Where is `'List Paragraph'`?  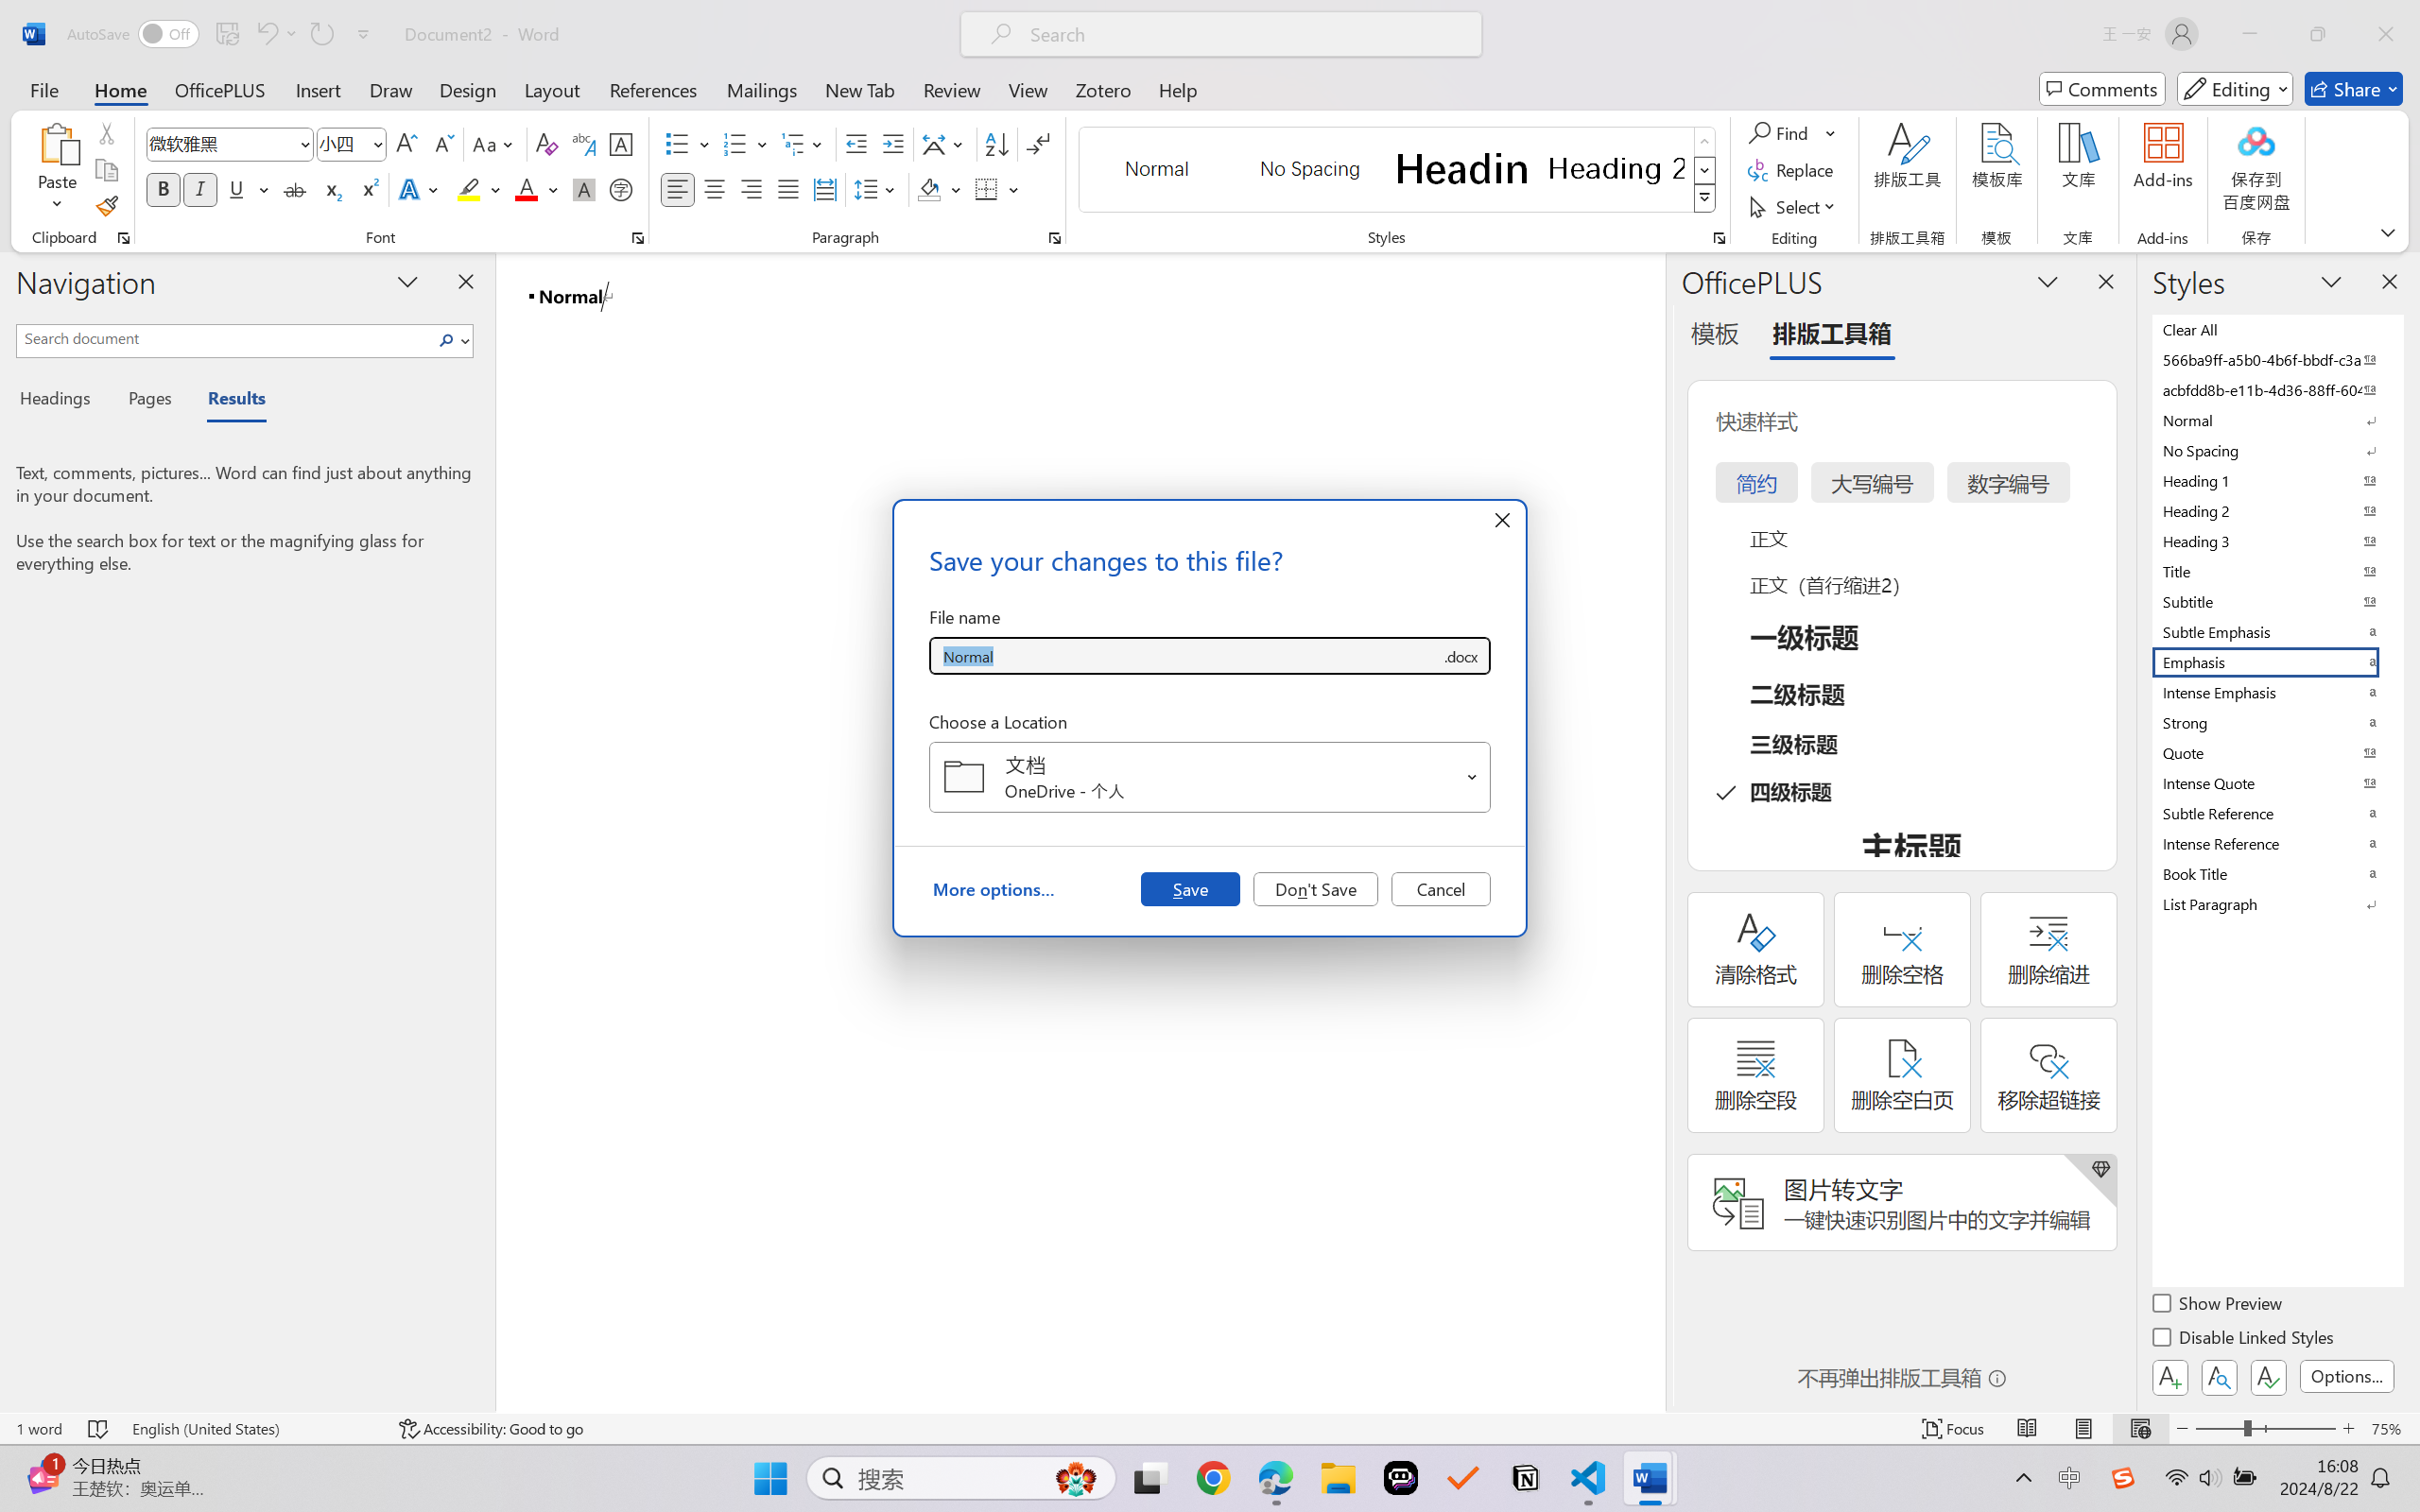 'List Paragraph' is located at coordinates (2275, 902).